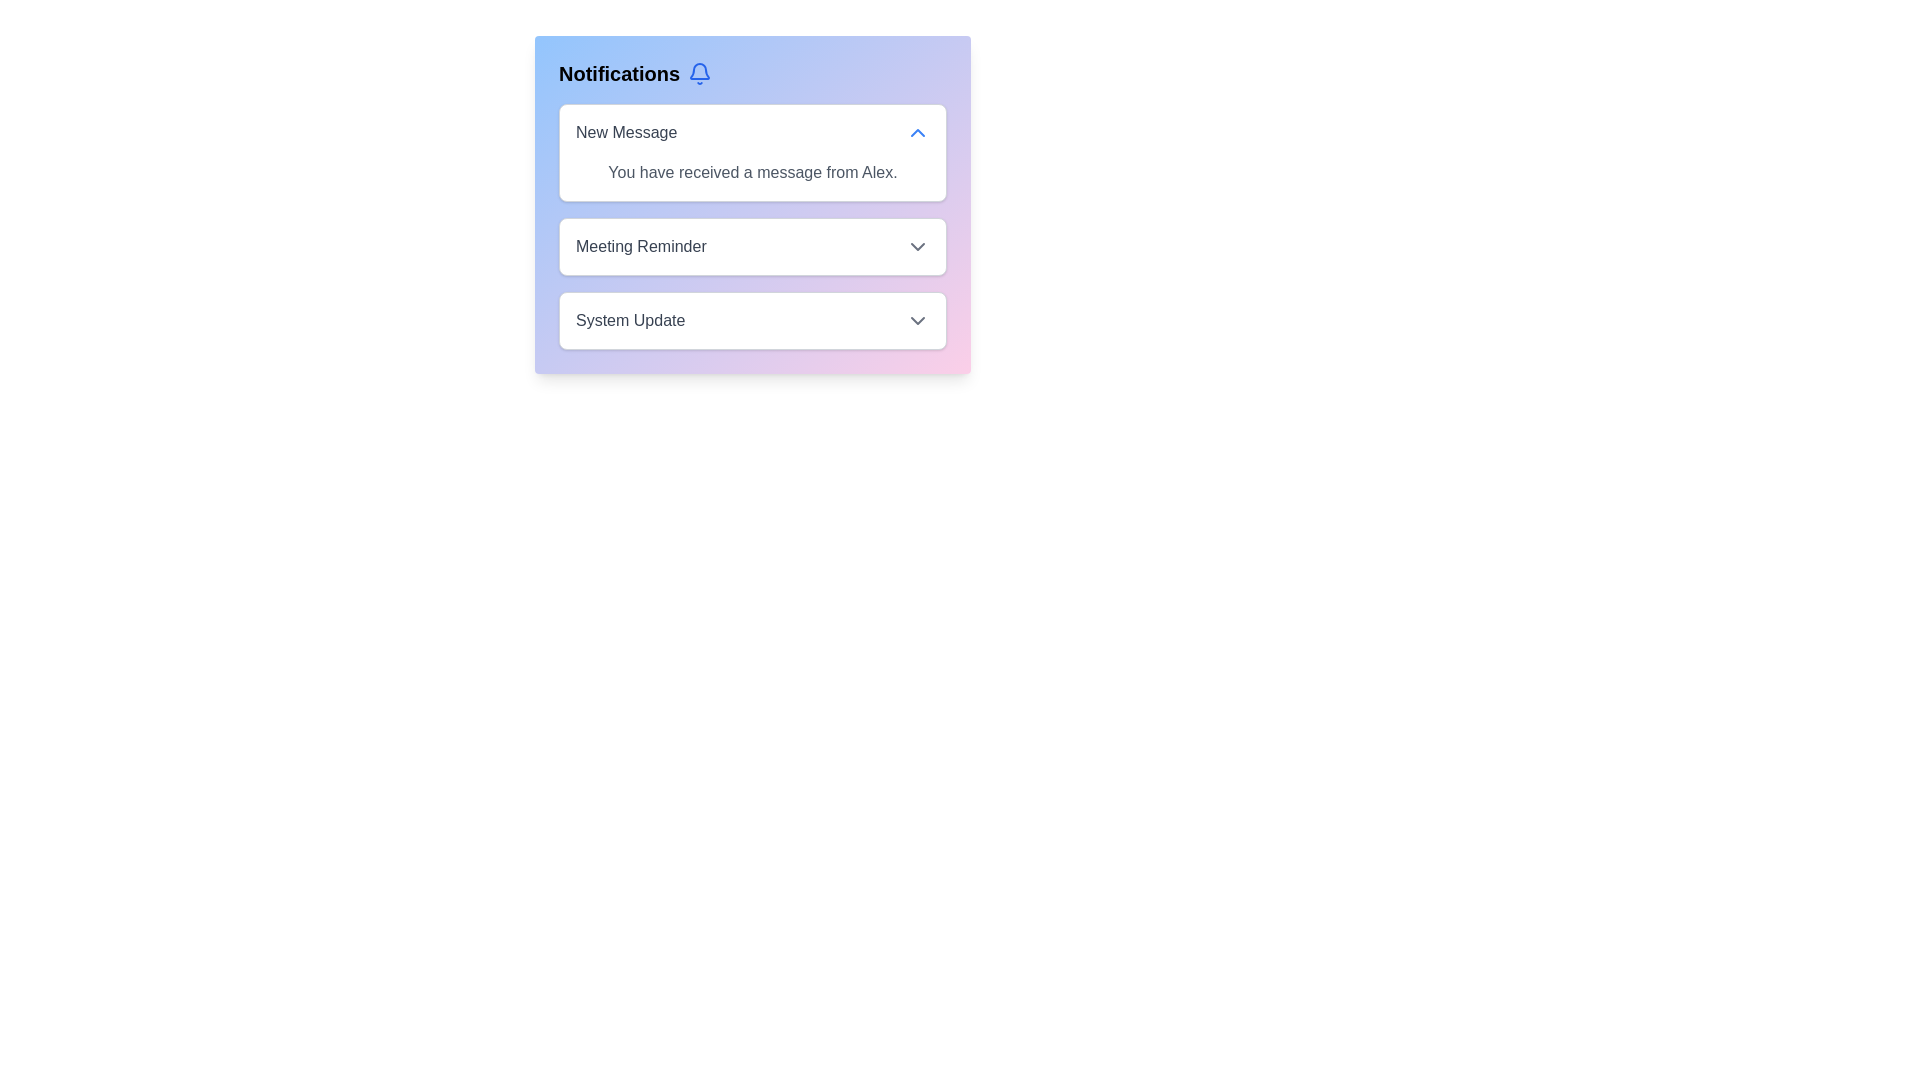  What do you see at coordinates (752, 226) in the screenshot?
I see `the second item in the notification list, which is the Informational Card displaying meeting reminder details` at bounding box center [752, 226].